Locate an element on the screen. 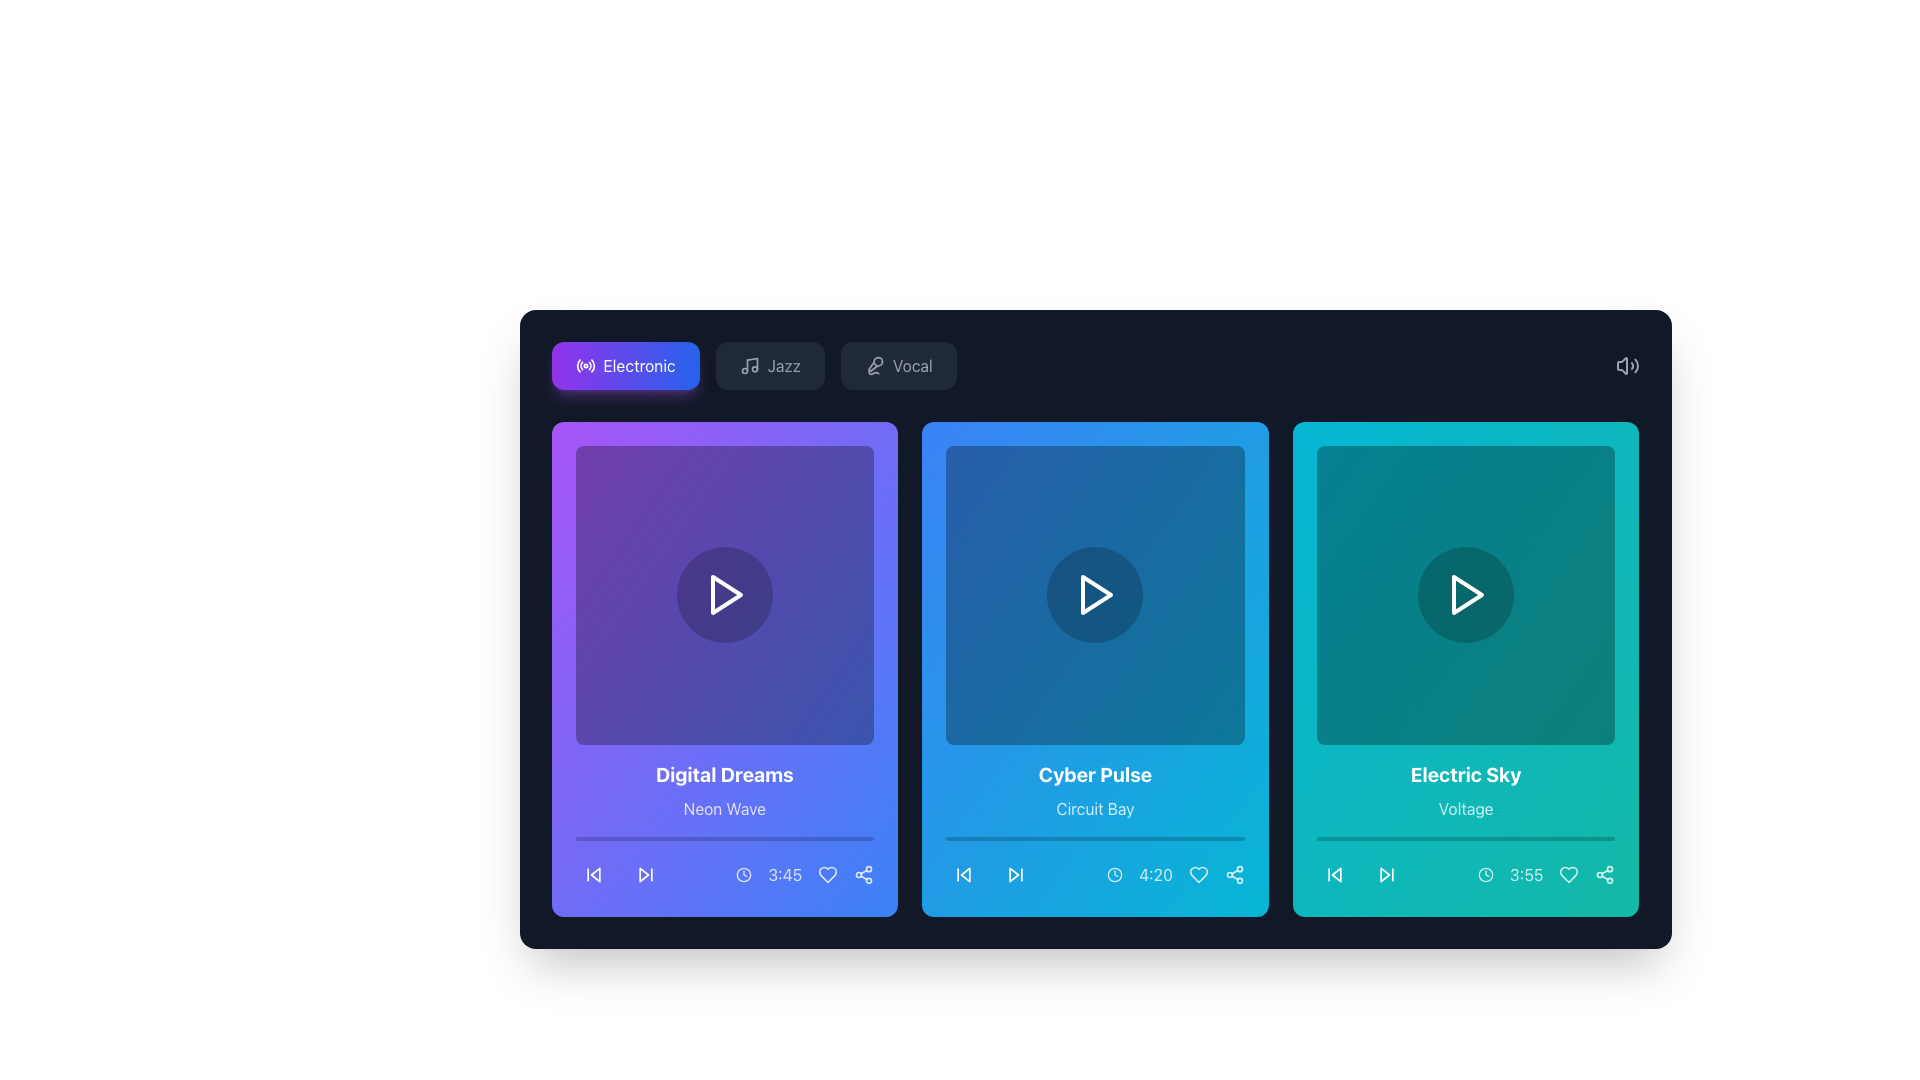 The height and width of the screenshot is (1080, 1920). the play button with a rounded square shape, gradient background from purple to blue, and a white play icon in the center is located at coordinates (723, 594).